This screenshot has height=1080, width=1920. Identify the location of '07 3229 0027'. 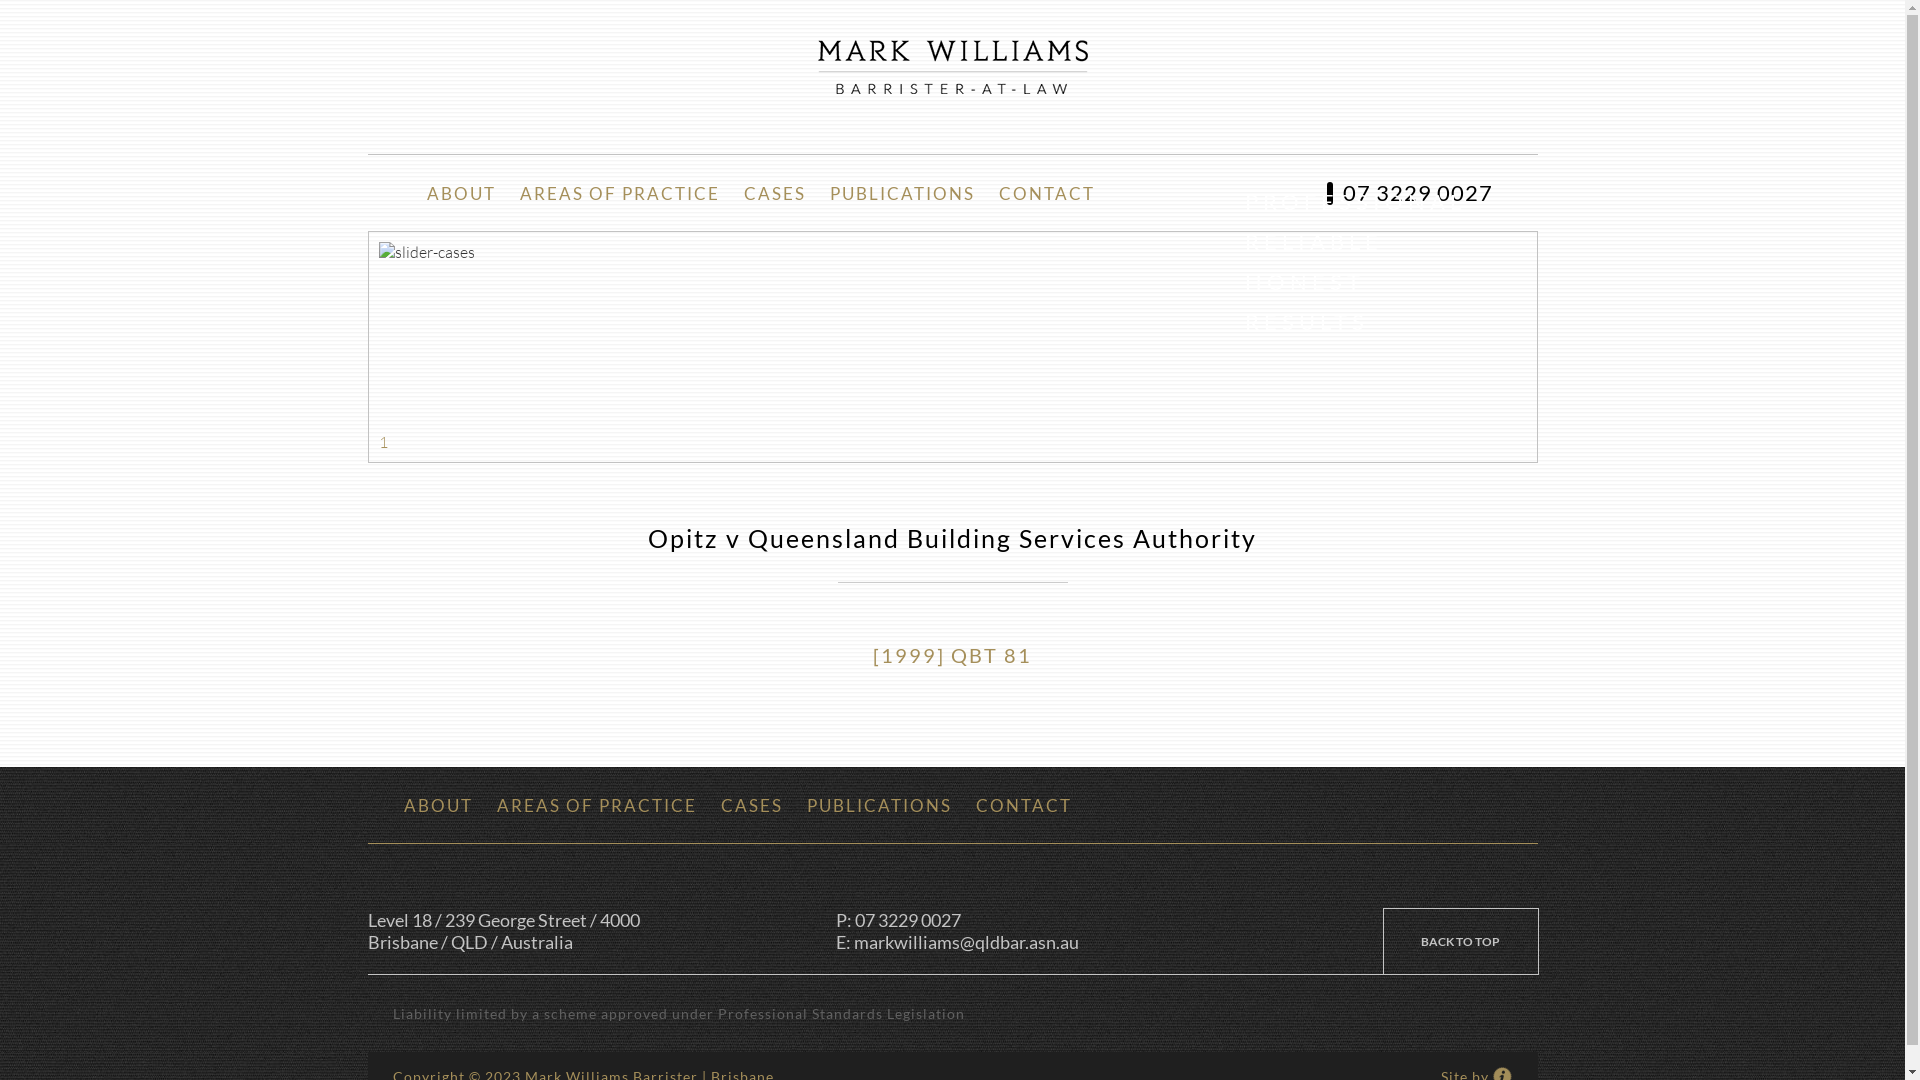
(1408, 192).